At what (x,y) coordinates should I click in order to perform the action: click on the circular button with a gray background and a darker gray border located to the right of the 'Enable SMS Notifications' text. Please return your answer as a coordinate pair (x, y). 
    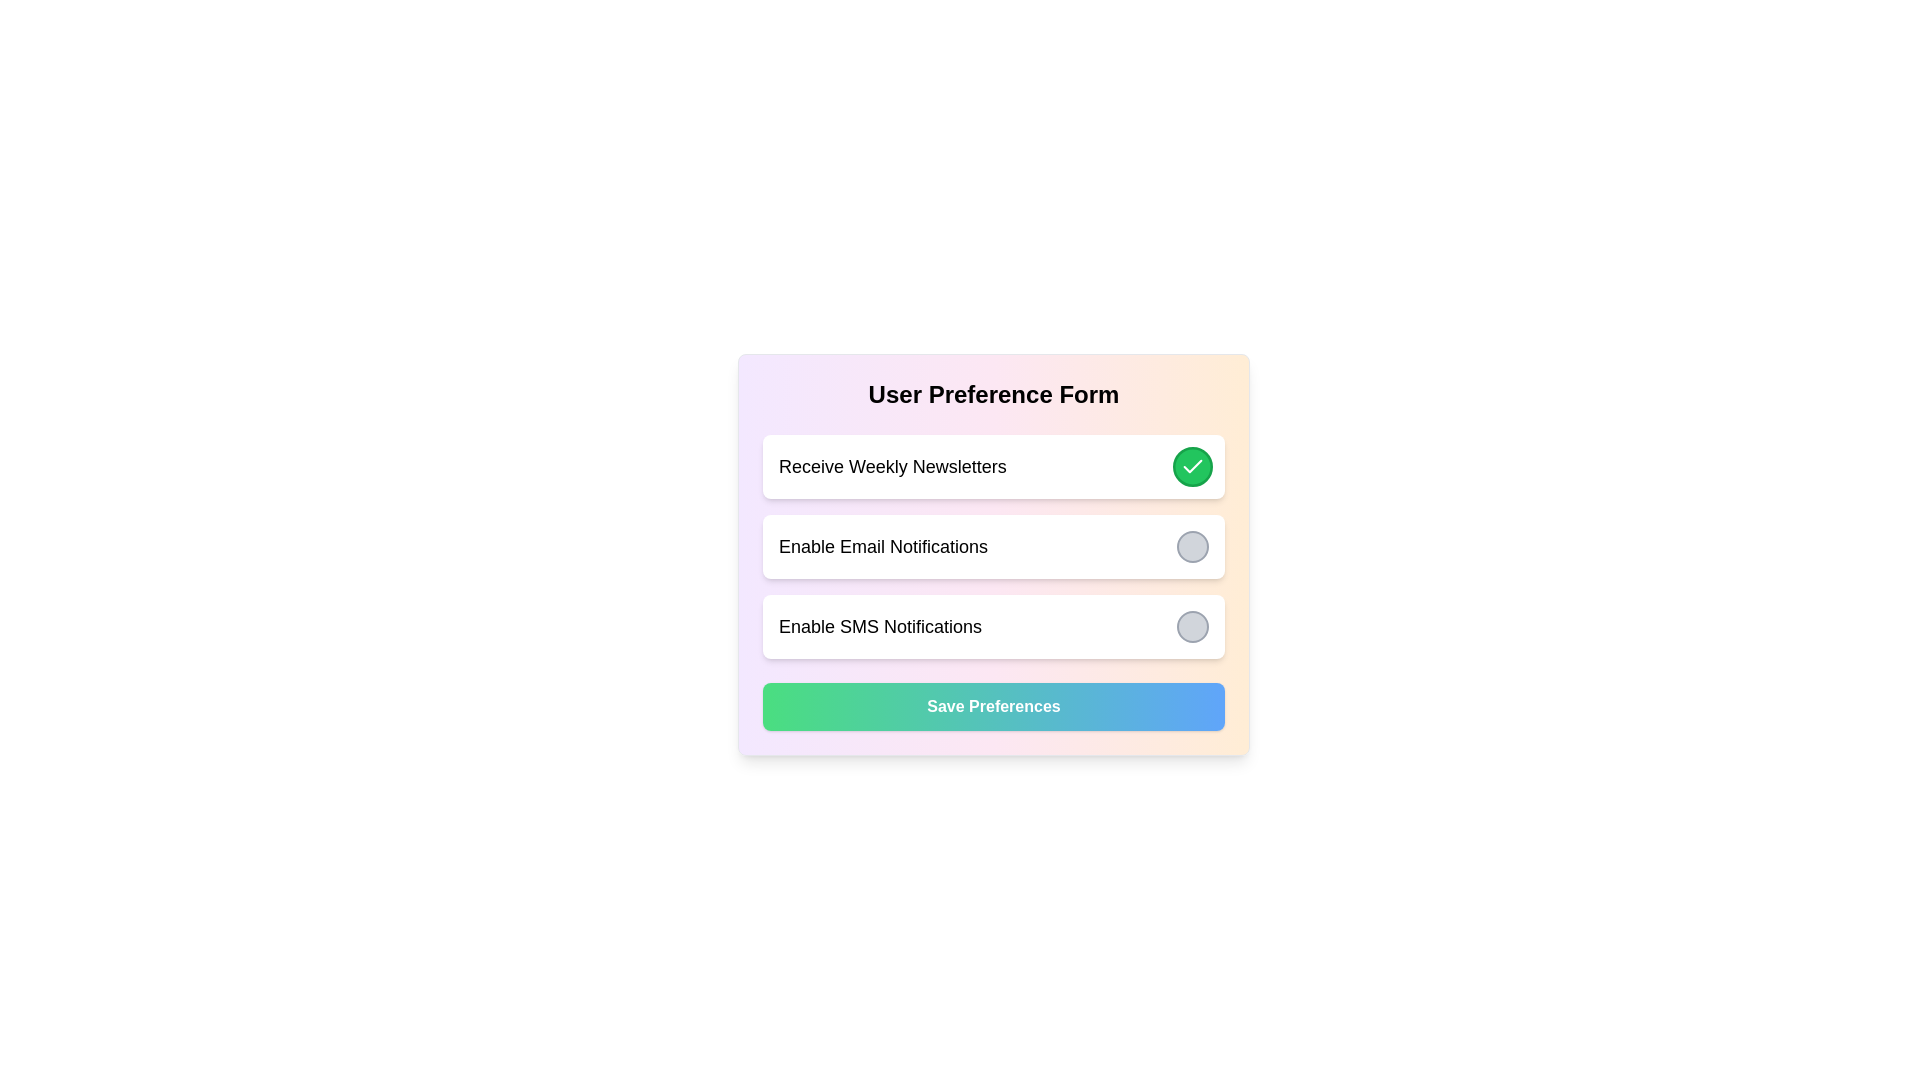
    Looking at the image, I should click on (1193, 626).